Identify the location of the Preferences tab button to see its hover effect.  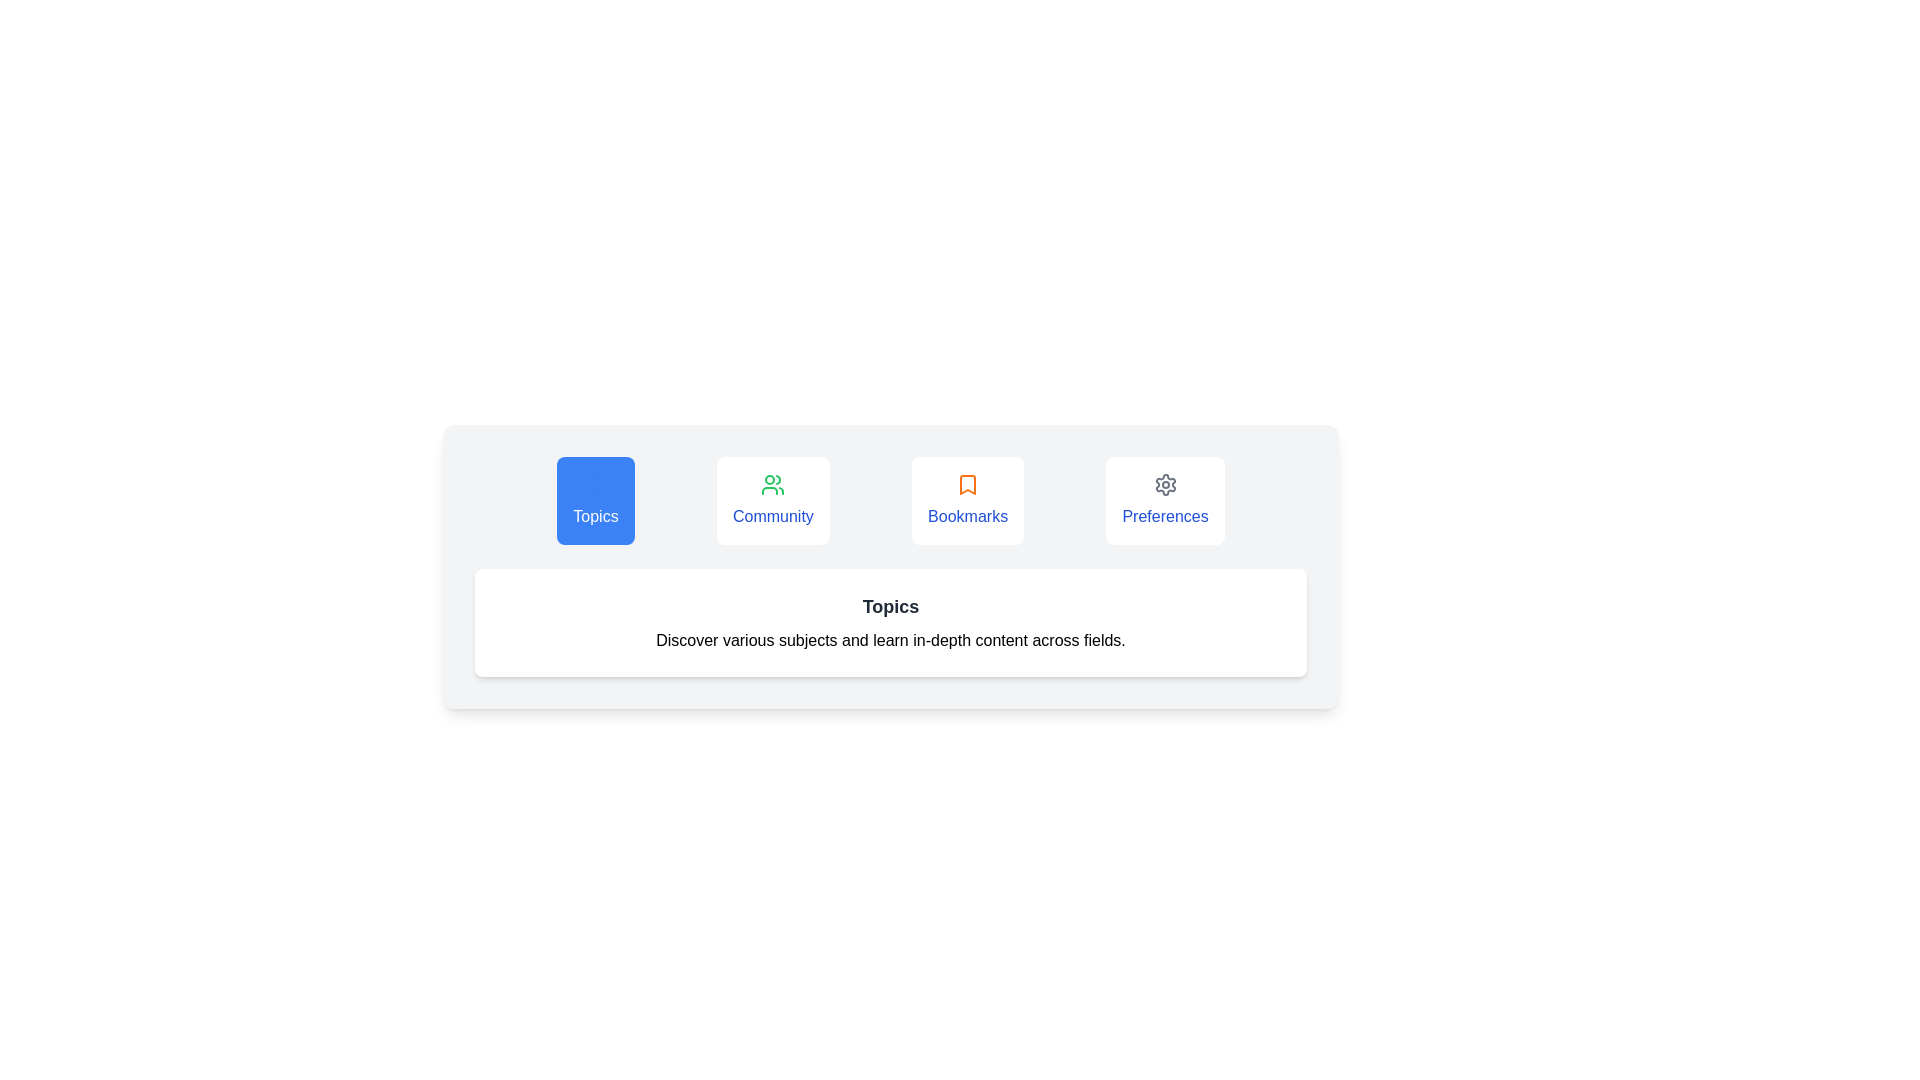
(1165, 500).